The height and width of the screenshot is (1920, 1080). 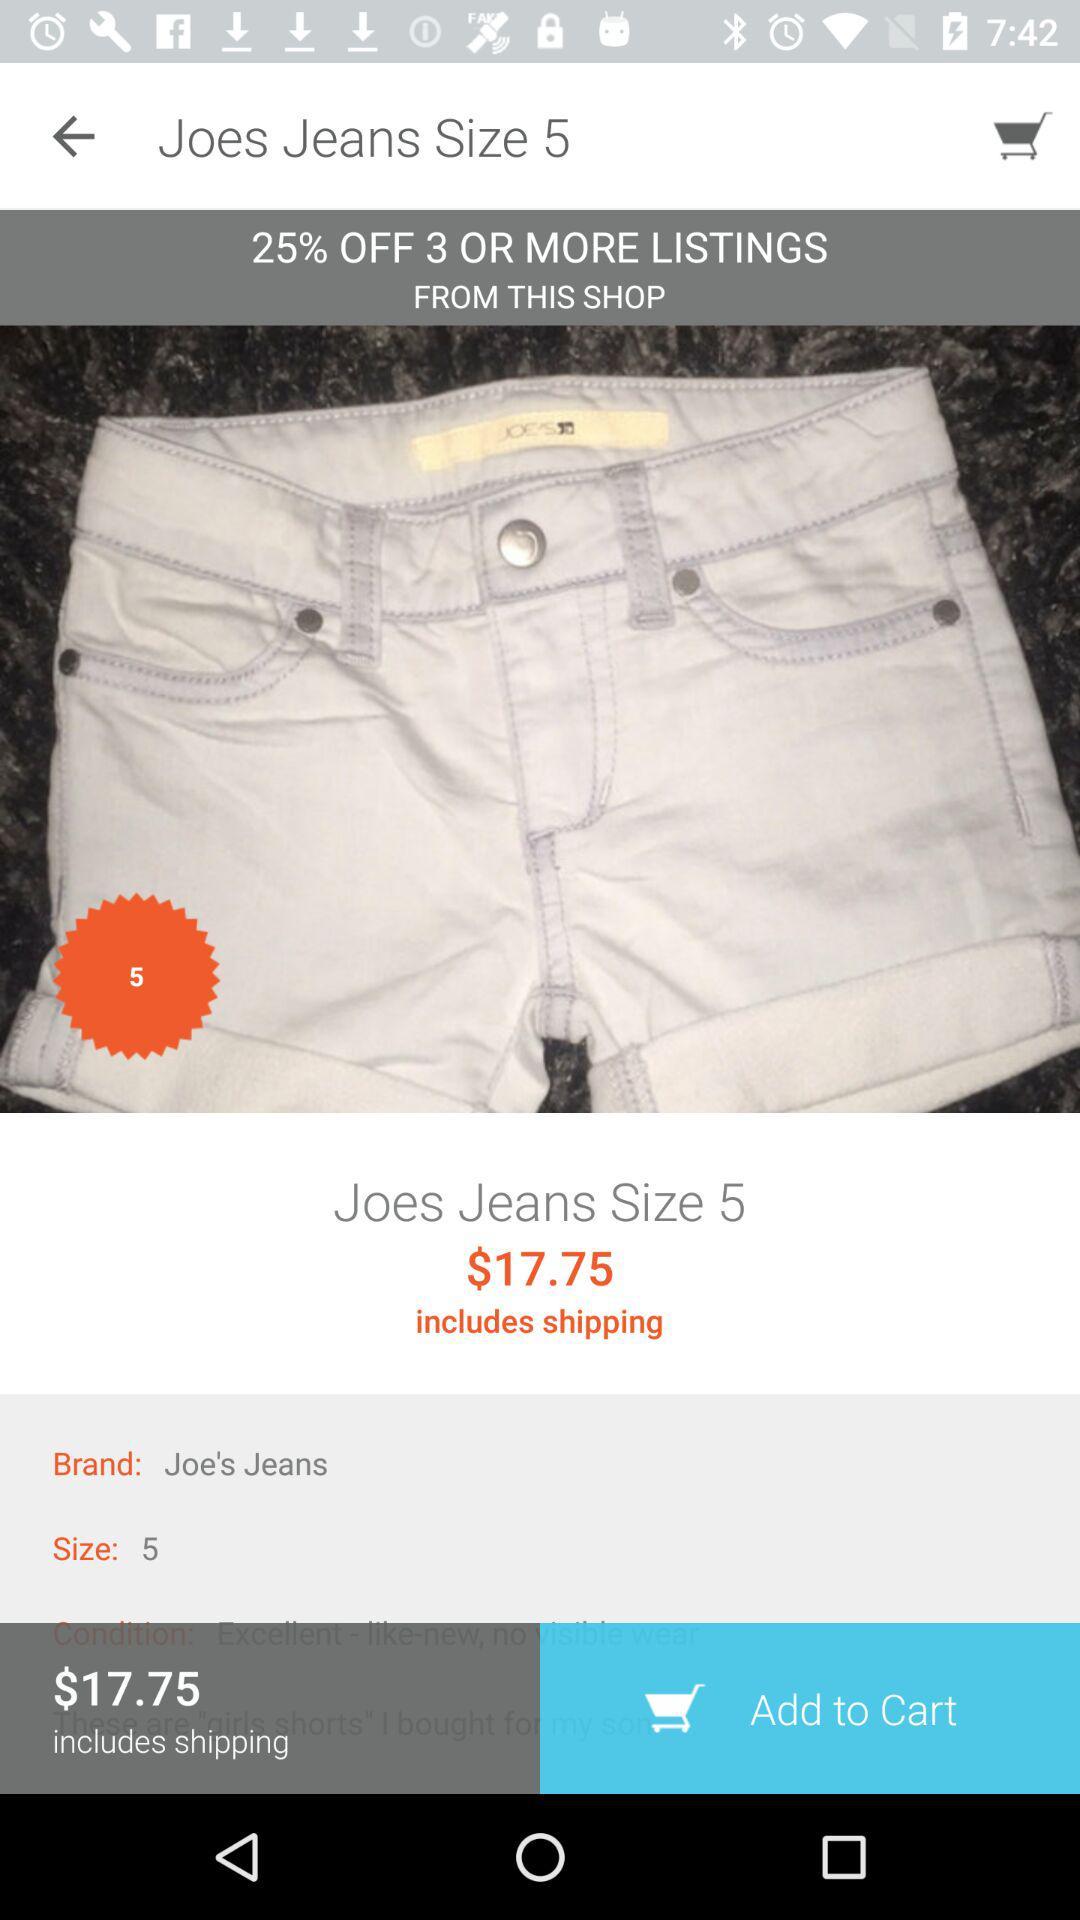 I want to click on item next to joes jeans size item, so click(x=72, y=135).